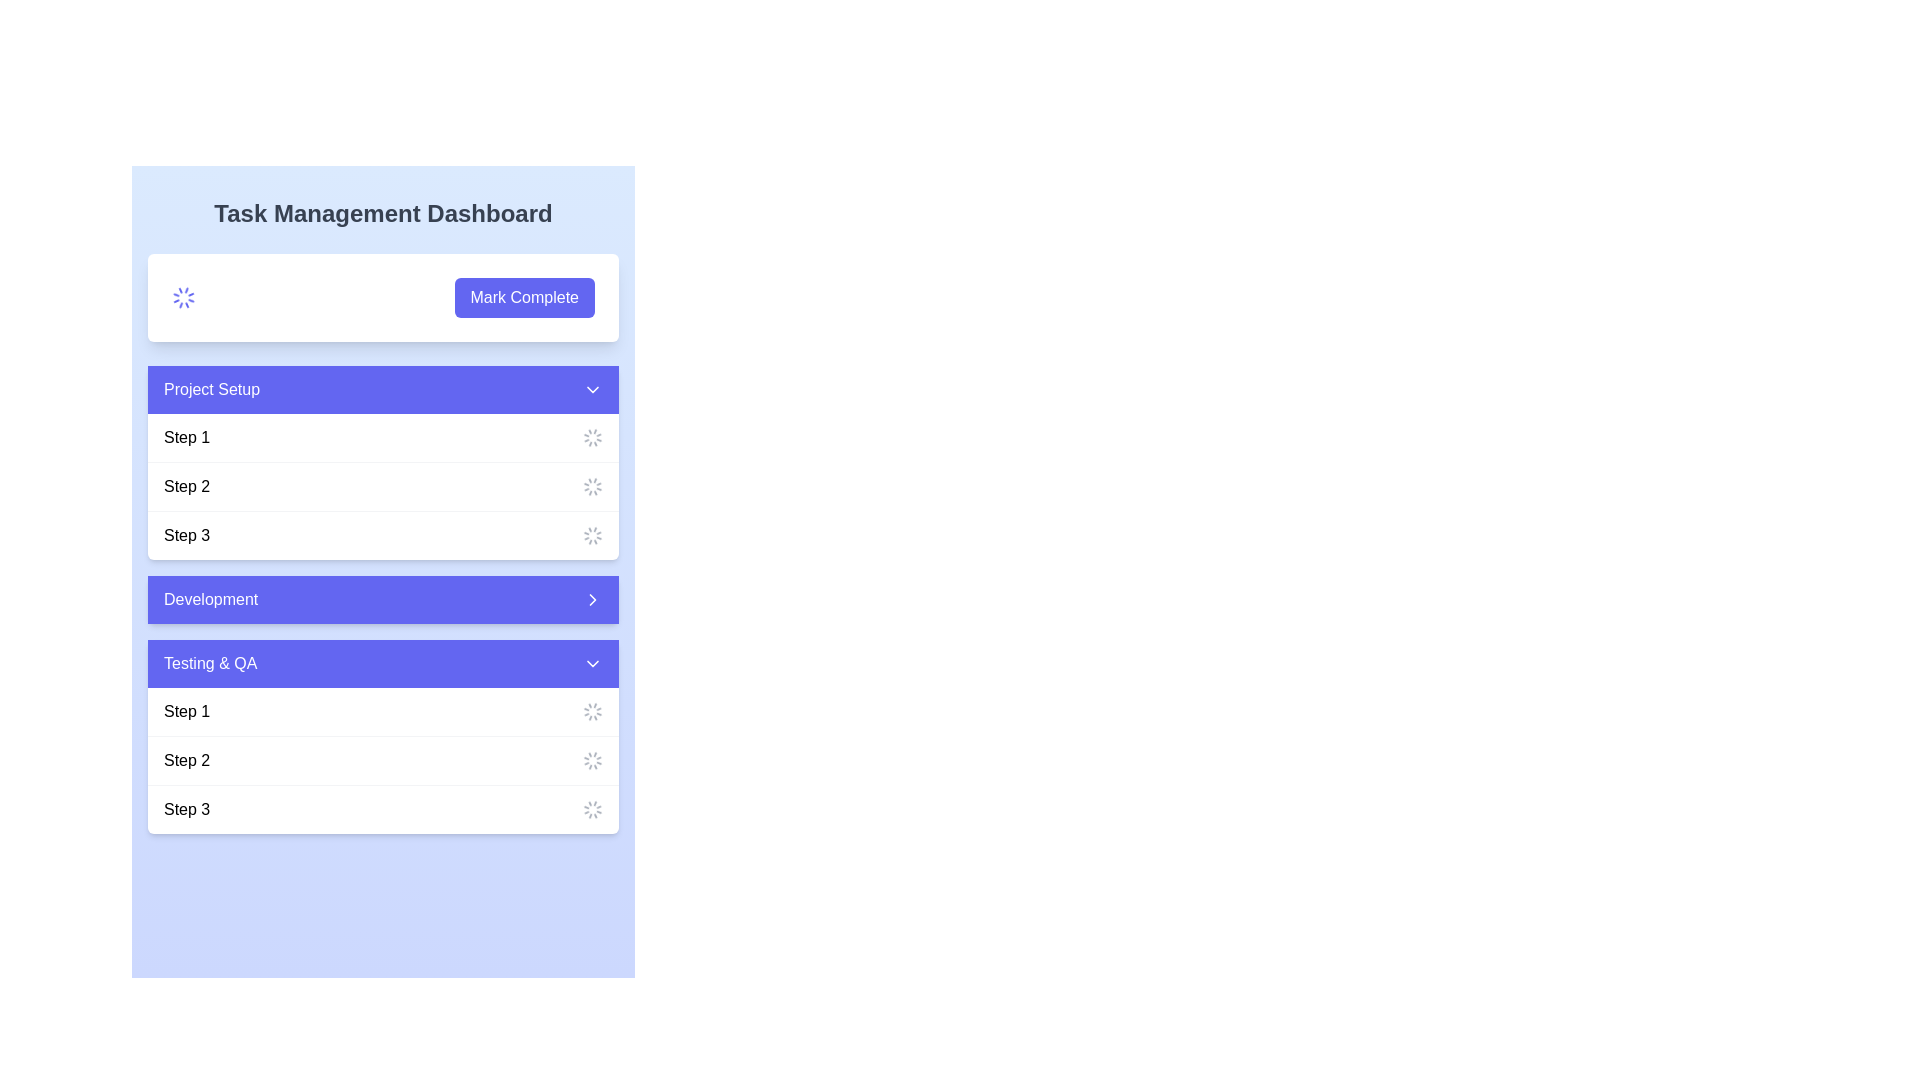 The image size is (1920, 1080). I want to click on the static text within the collapsible menu header located in the left panel under 'Task Management Dashboard', so click(211, 389).